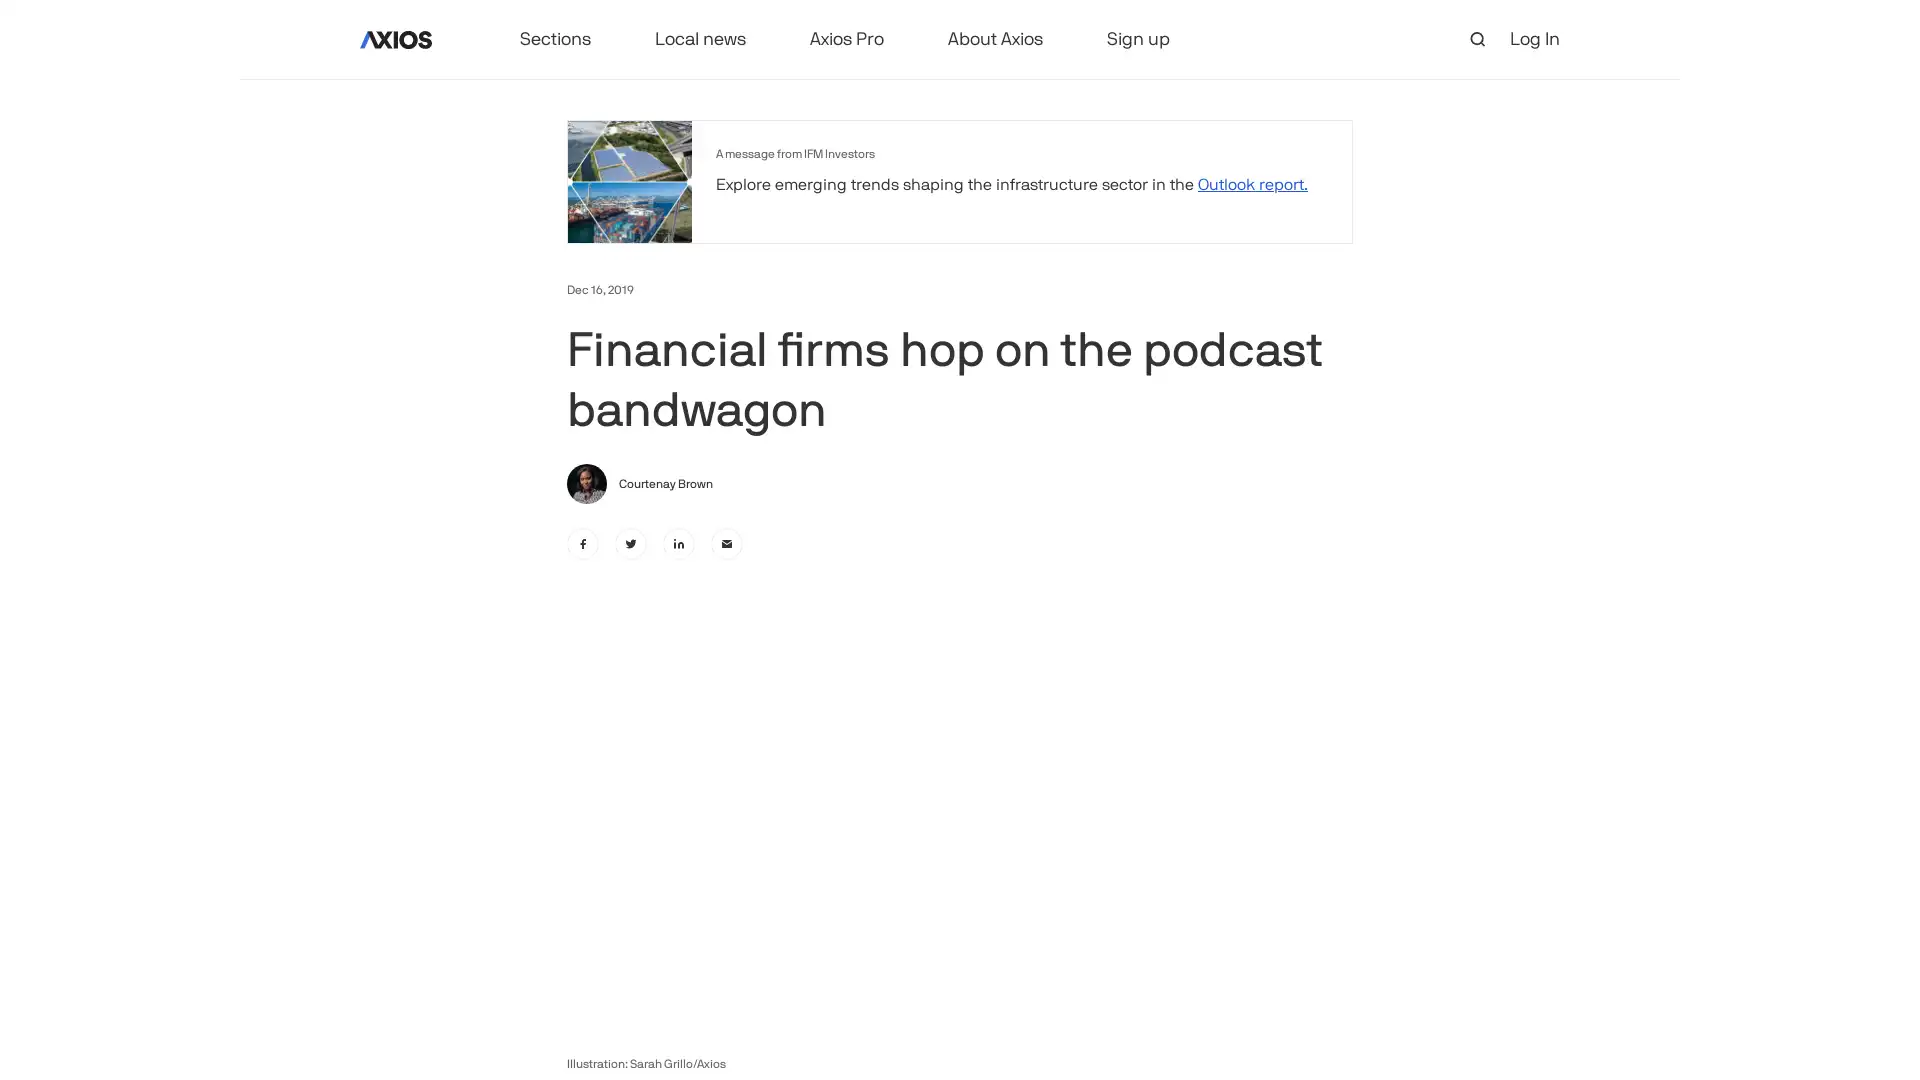 This screenshot has width=1920, height=1080. I want to click on Log In, so click(1534, 38).